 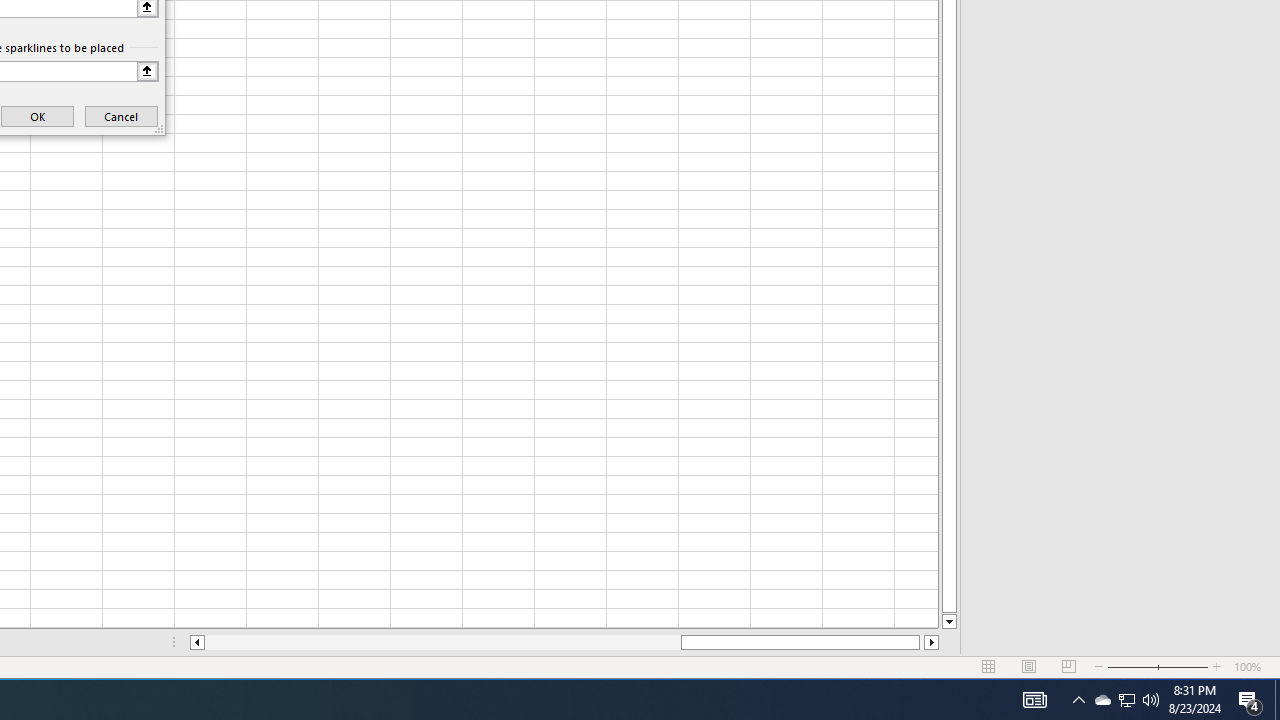 What do you see at coordinates (988, 667) in the screenshot?
I see `'Normal'` at bounding box center [988, 667].